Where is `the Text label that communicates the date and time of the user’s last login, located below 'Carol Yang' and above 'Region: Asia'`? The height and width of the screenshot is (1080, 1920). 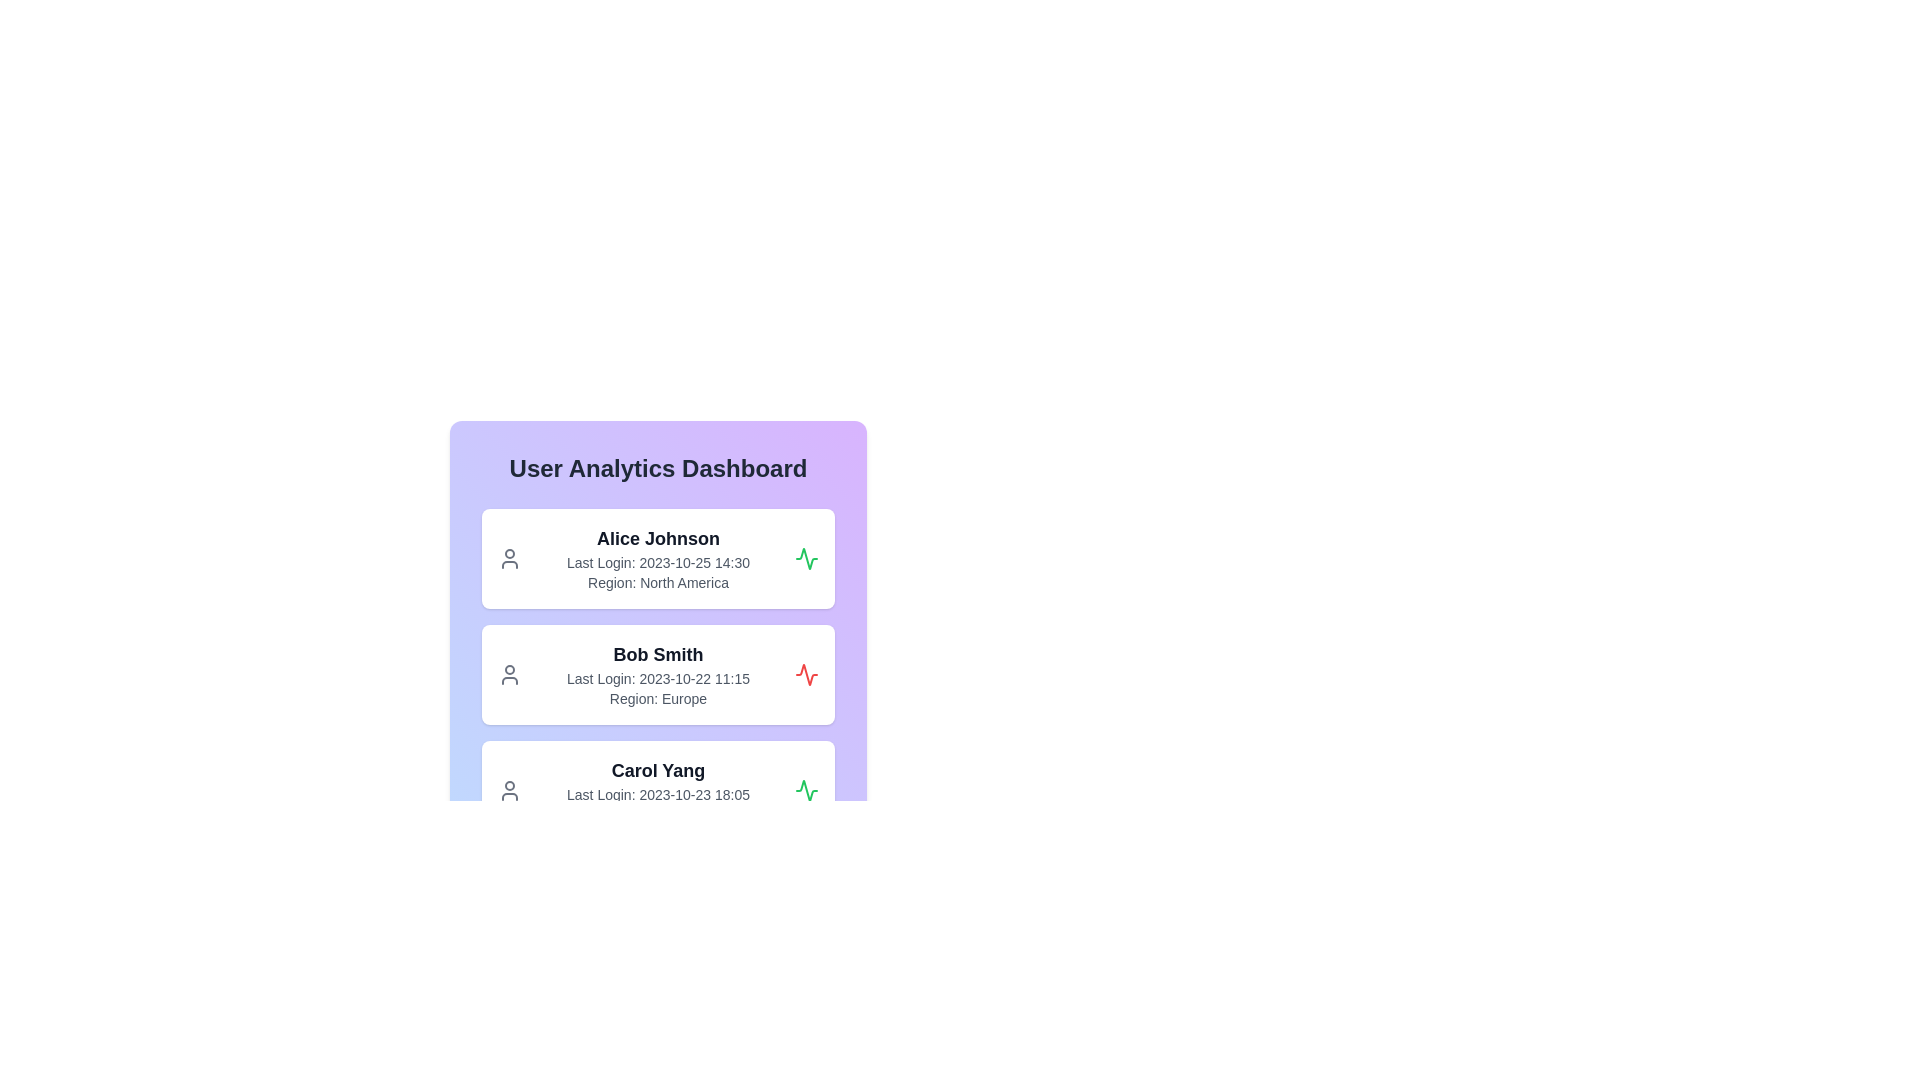 the Text label that communicates the date and time of the user’s last login, located below 'Carol Yang' and above 'Region: Asia' is located at coordinates (658, 793).